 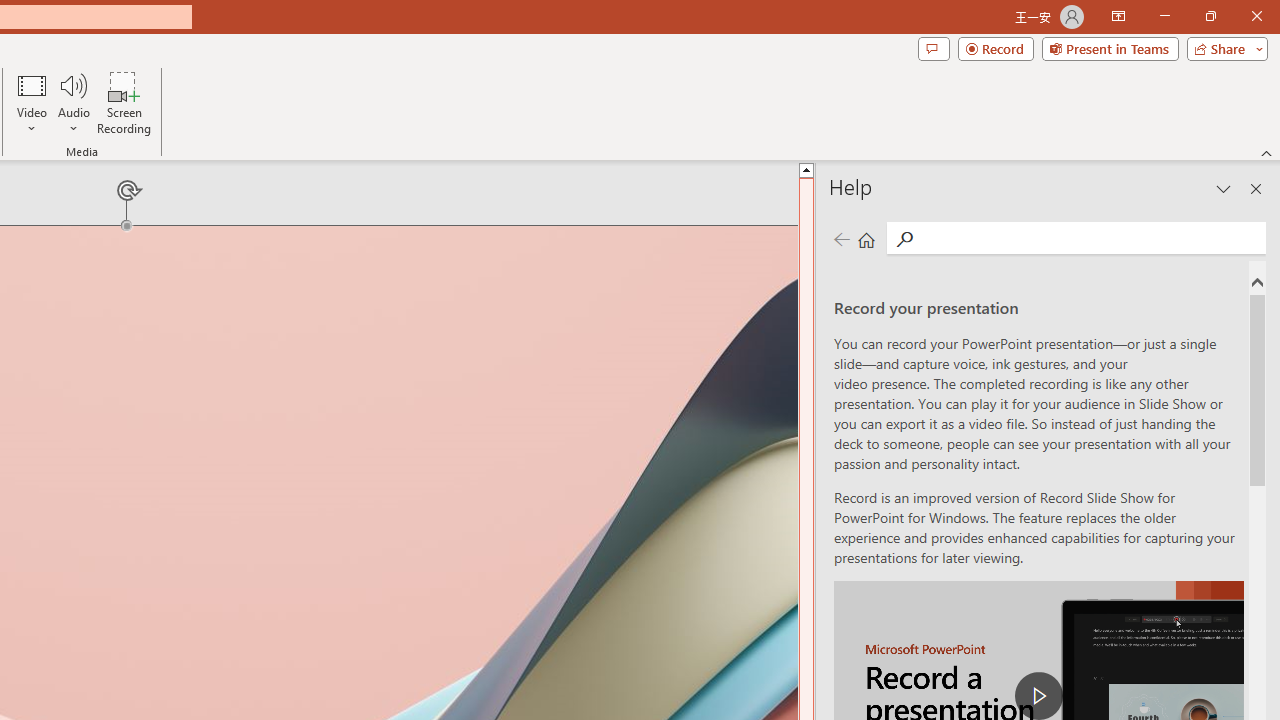 What do you see at coordinates (841, 238) in the screenshot?
I see `'Previous page'` at bounding box center [841, 238].